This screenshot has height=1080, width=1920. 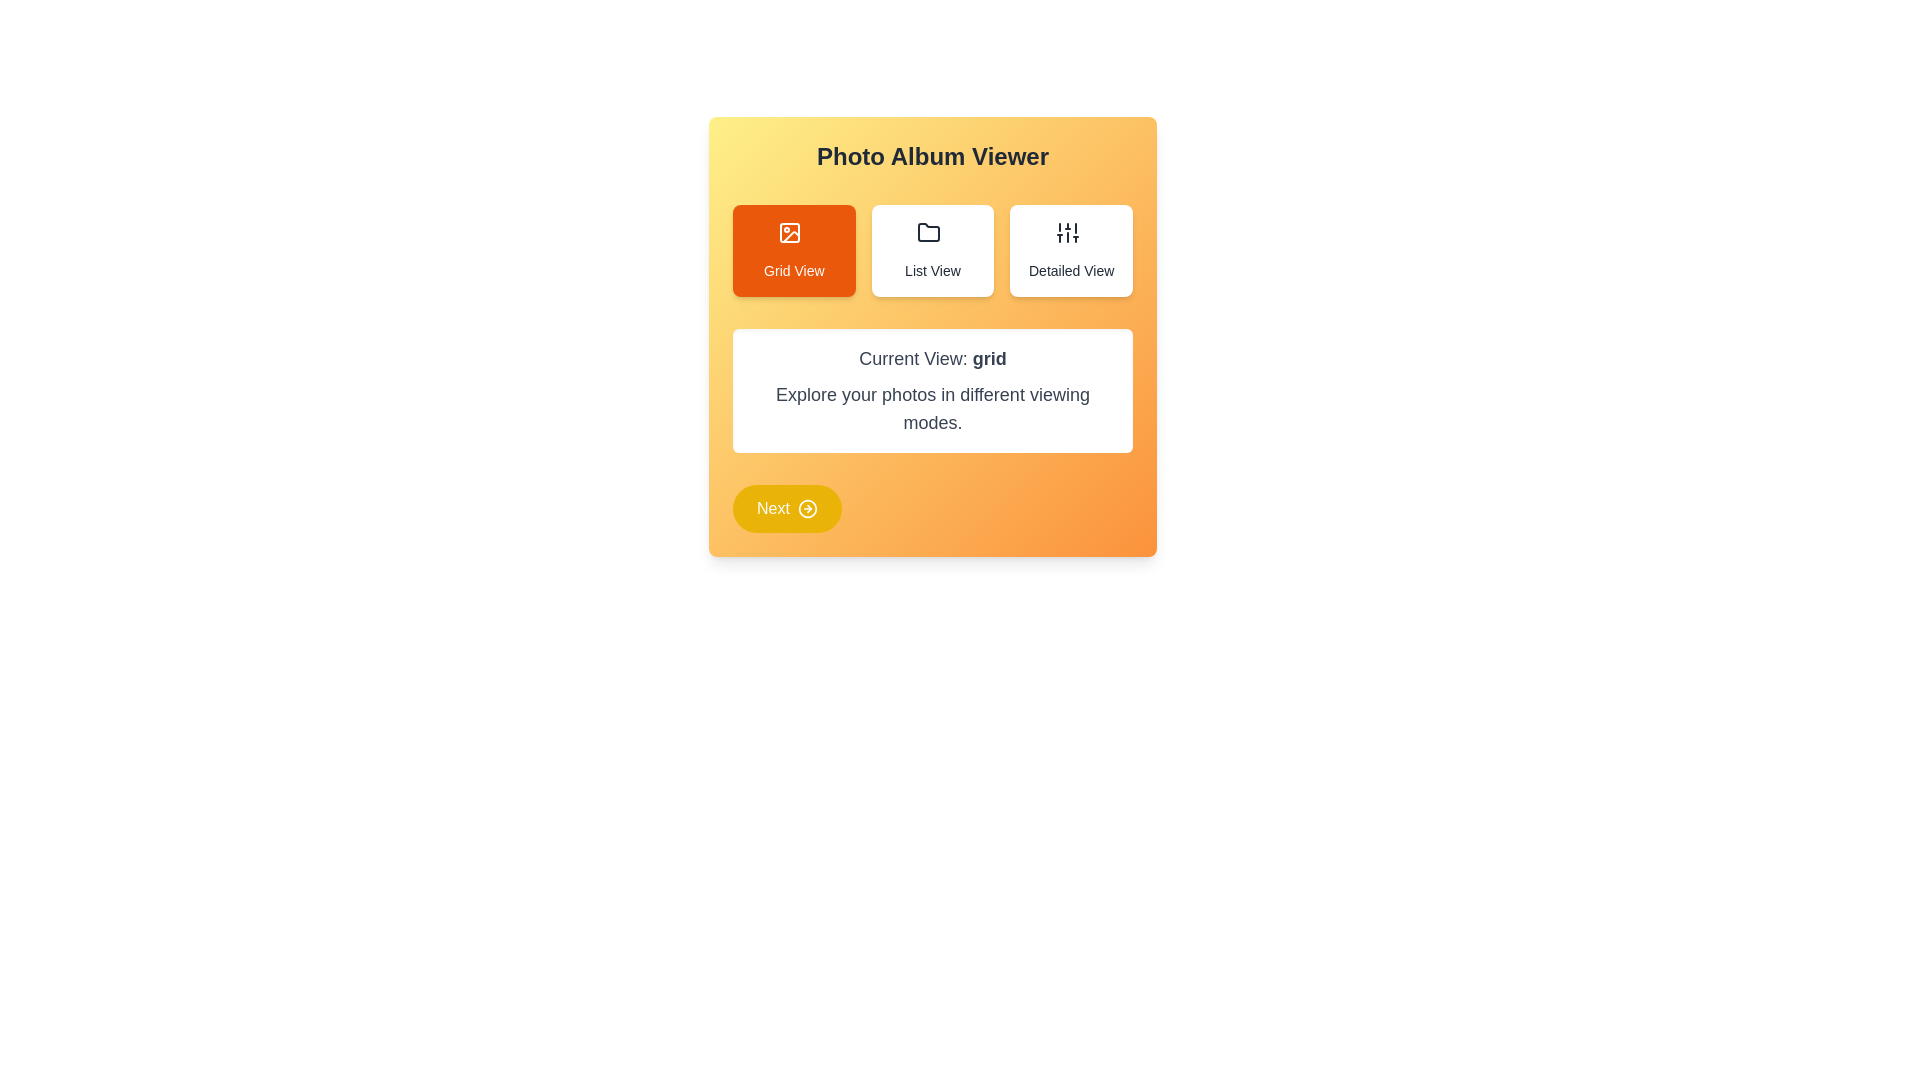 What do you see at coordinates (931, 407) in the screenshot?
I see `text label displaying 'Explore your photos in different viewing modes.' which is positioned below the 'Current View: grid' label` at bounding box center [931, 407].